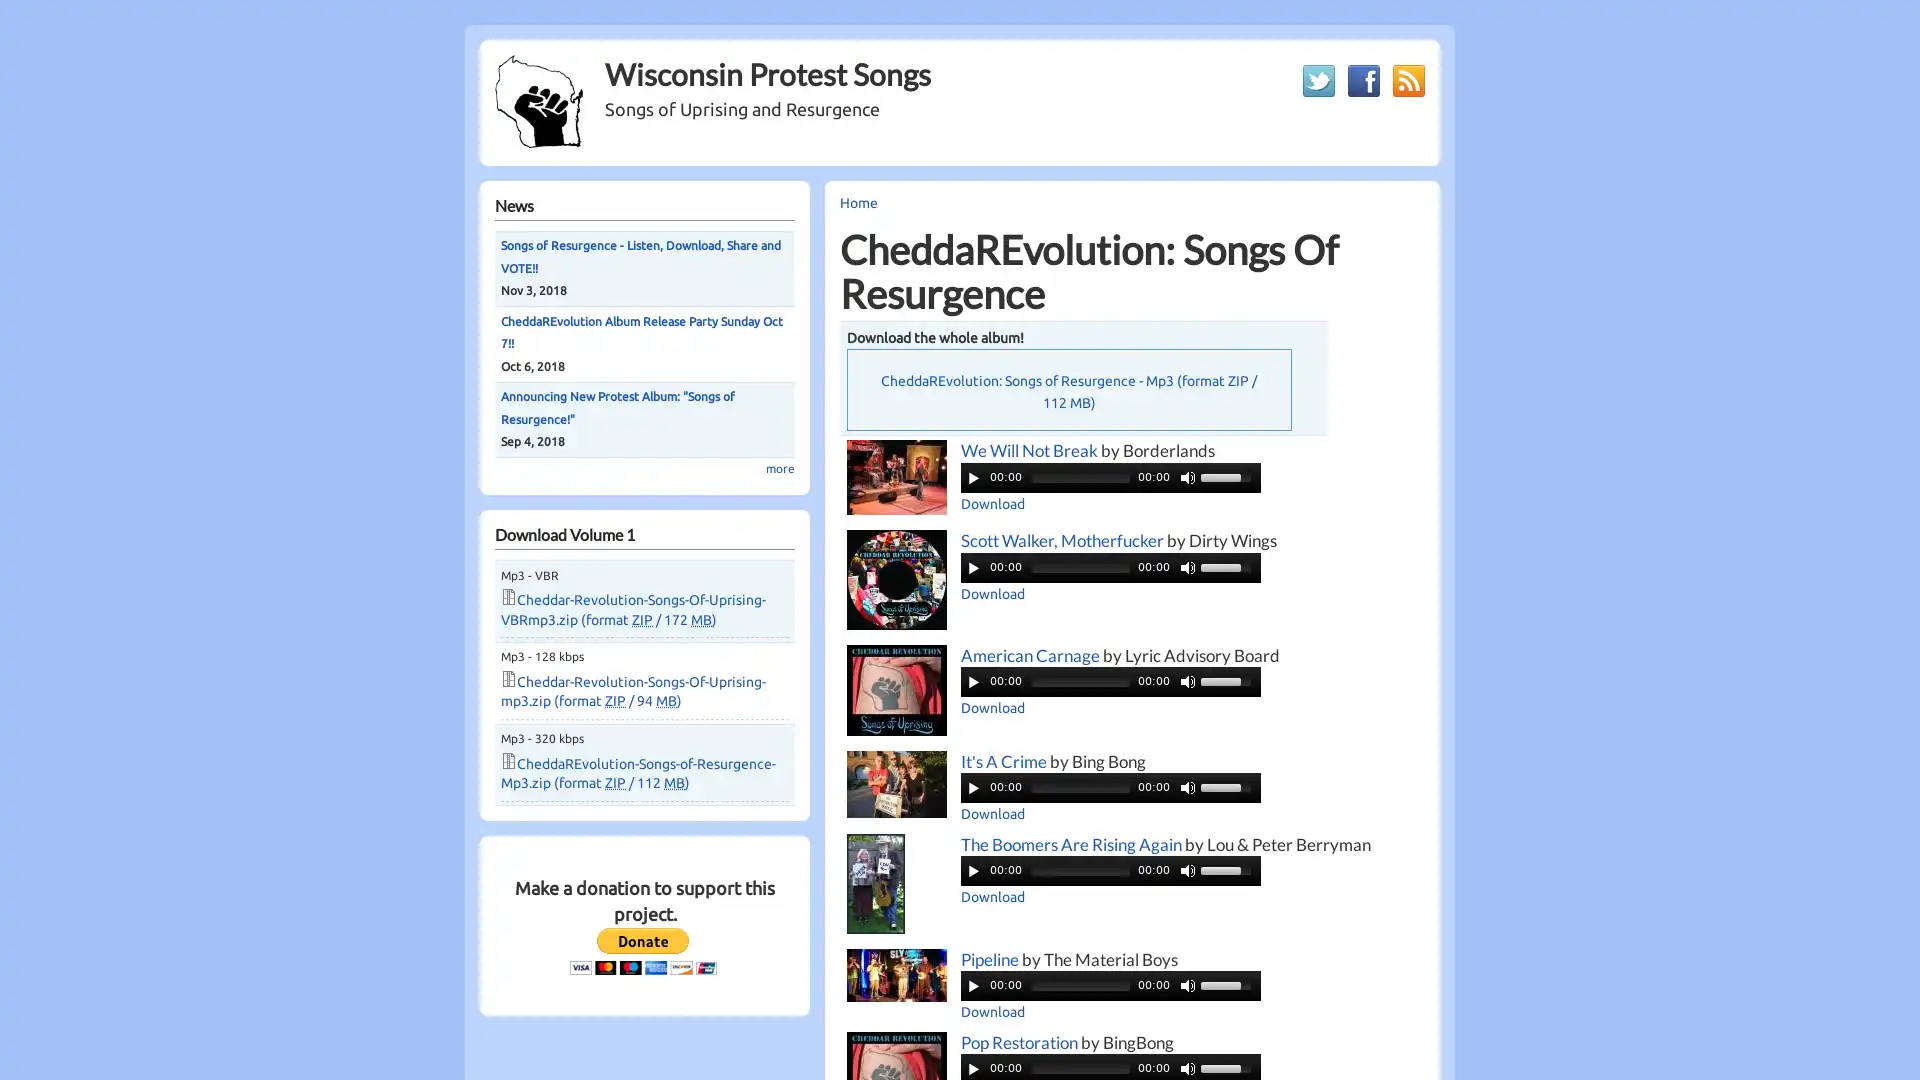  Describe the element at coordinates (1188, 983) in the screenshot. I see `Mute Toggle` at that location.